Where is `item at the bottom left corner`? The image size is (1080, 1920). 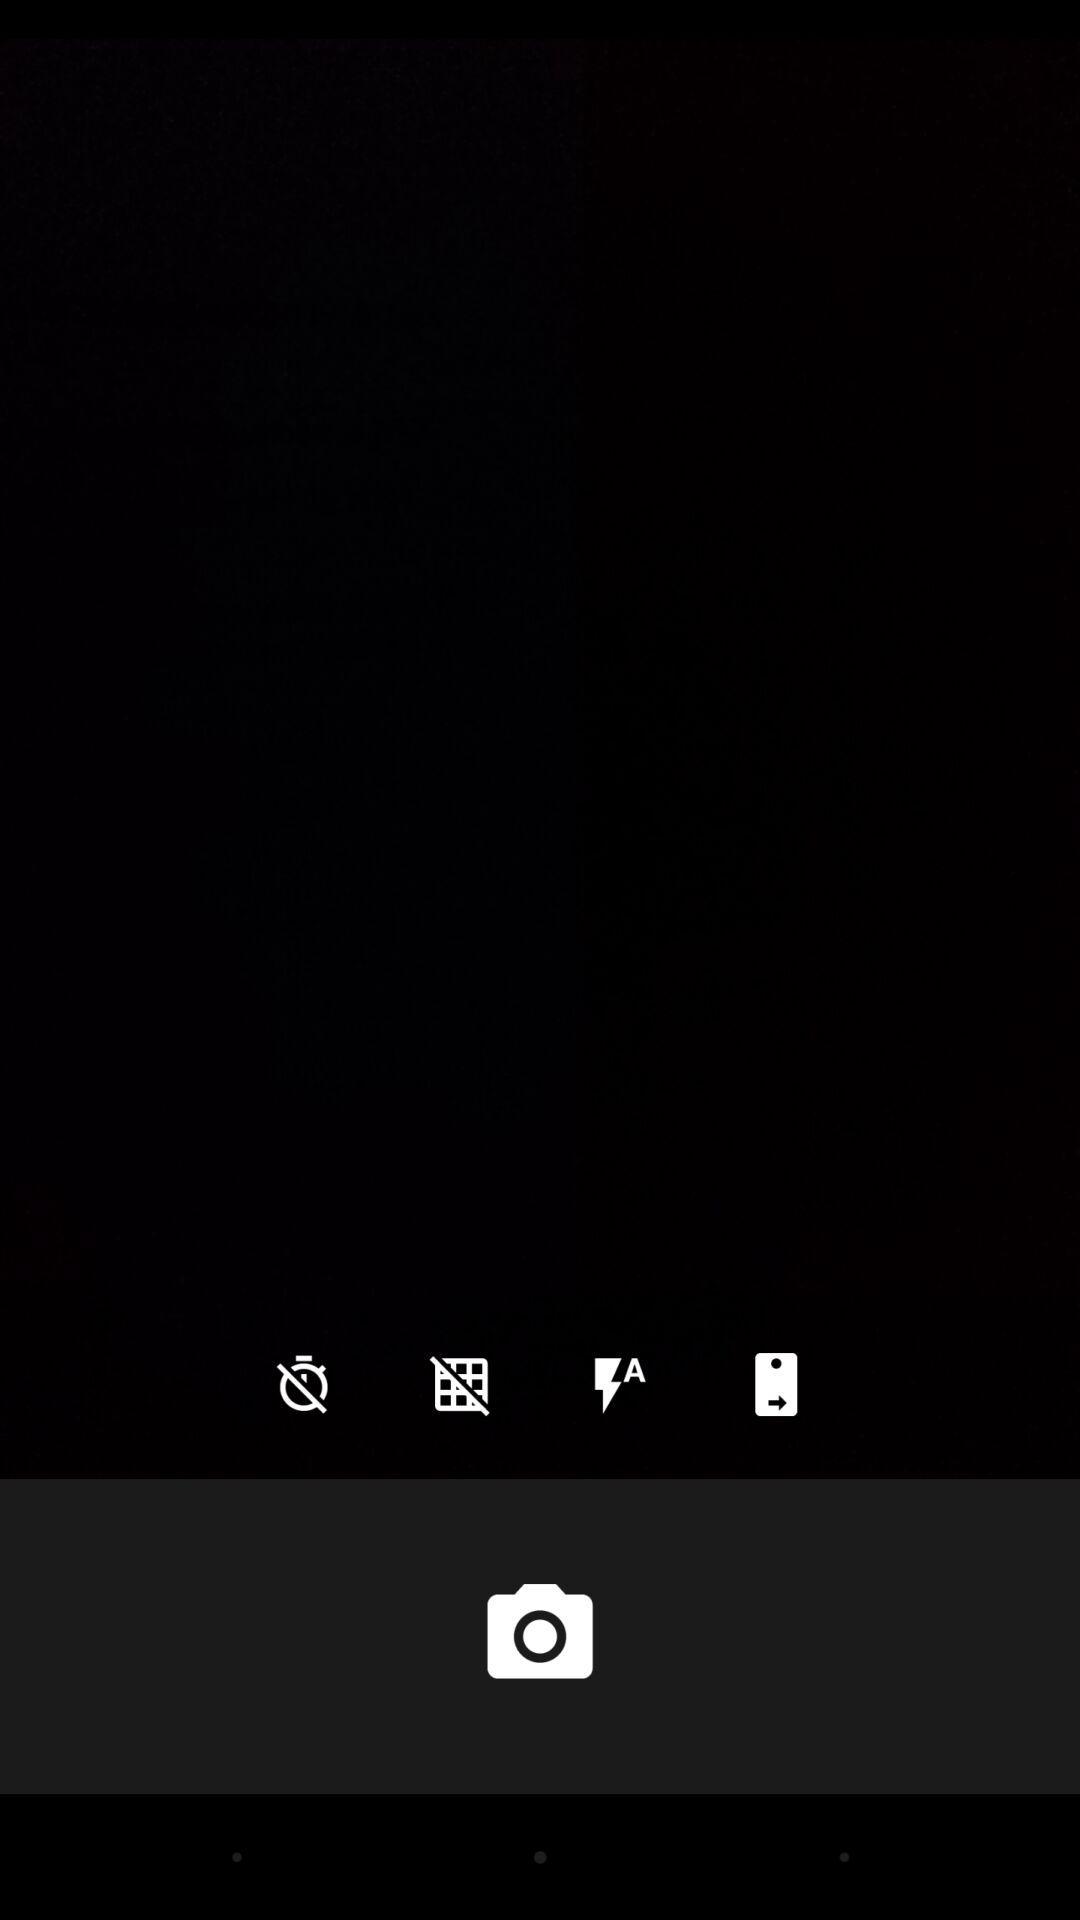
item at the bottom left corner is located at coordinates (303, 1383).